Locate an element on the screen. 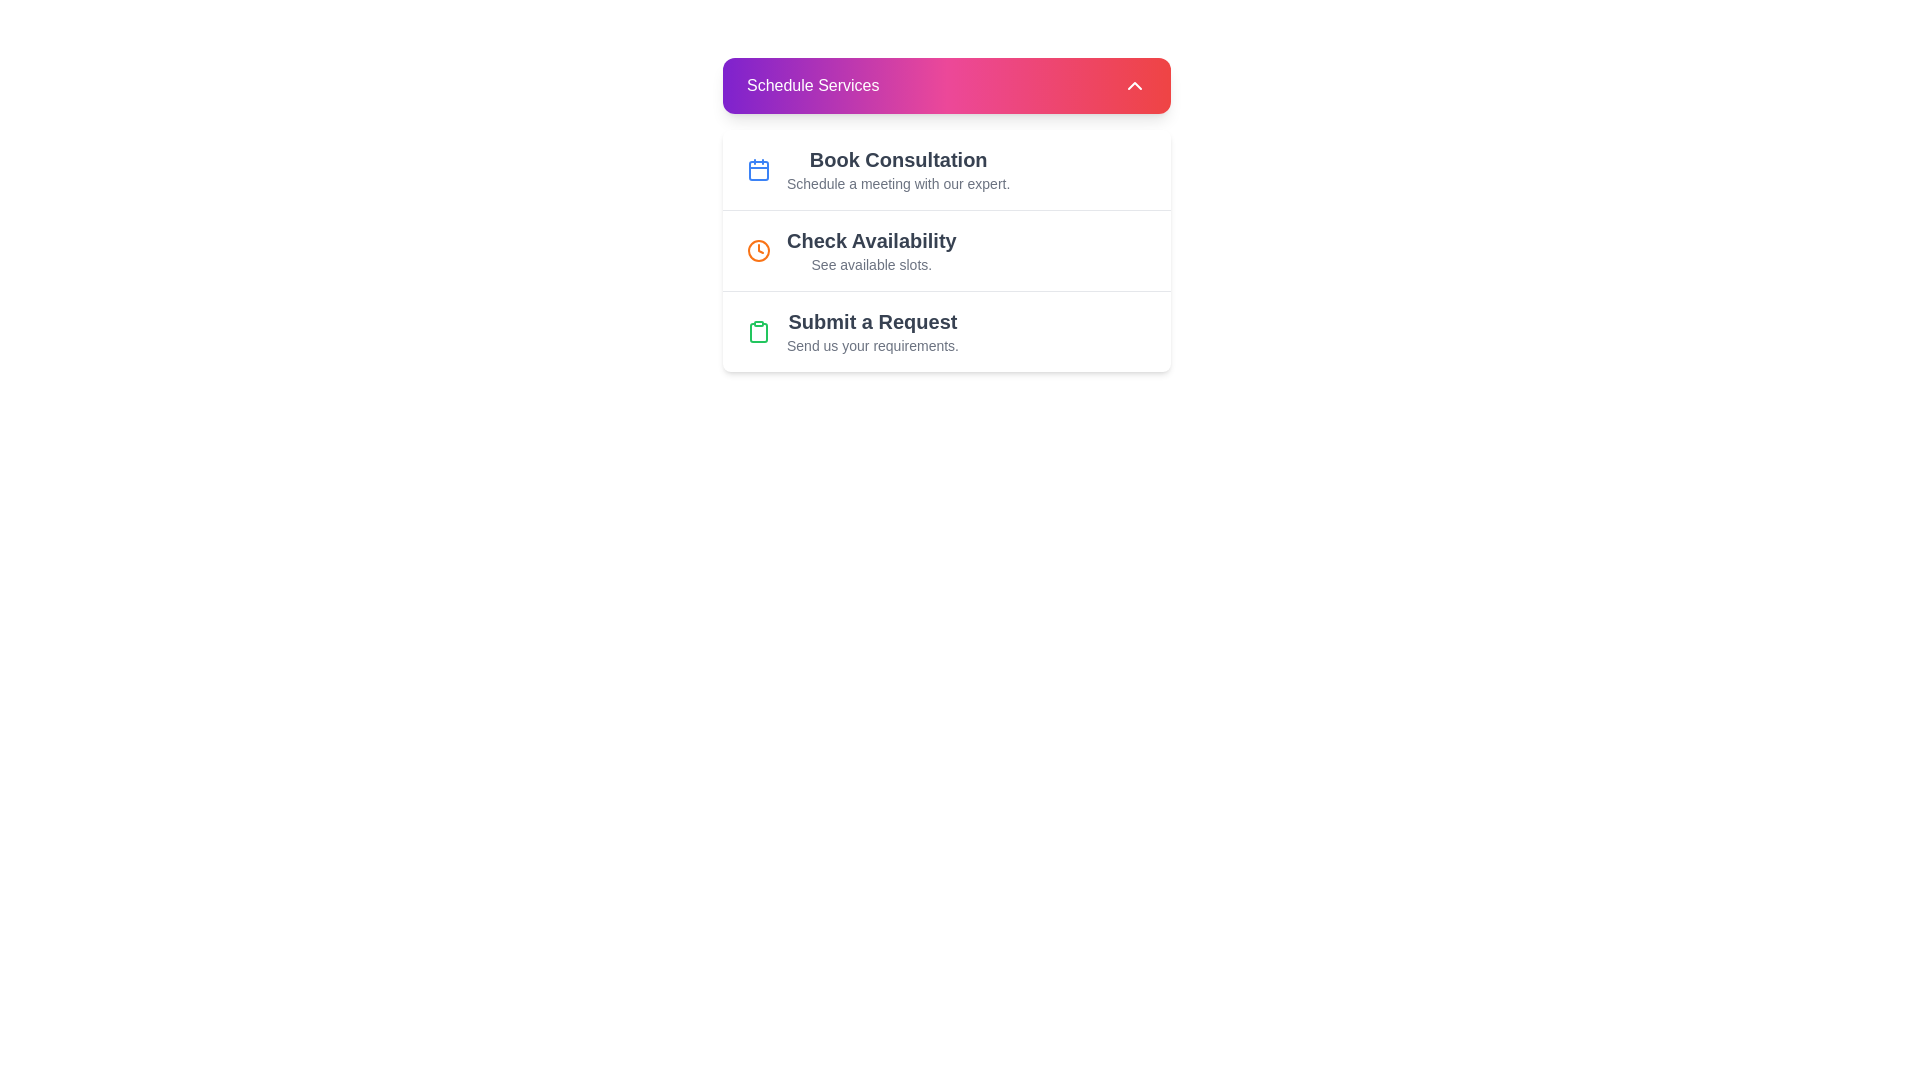 This screenshot has height=1080, width=1920. the blue calendar icon, which is located to the left of the 'Book Consultation' text in the 'Schedule Services' dropdown panel is located at coordinates (757, 168).